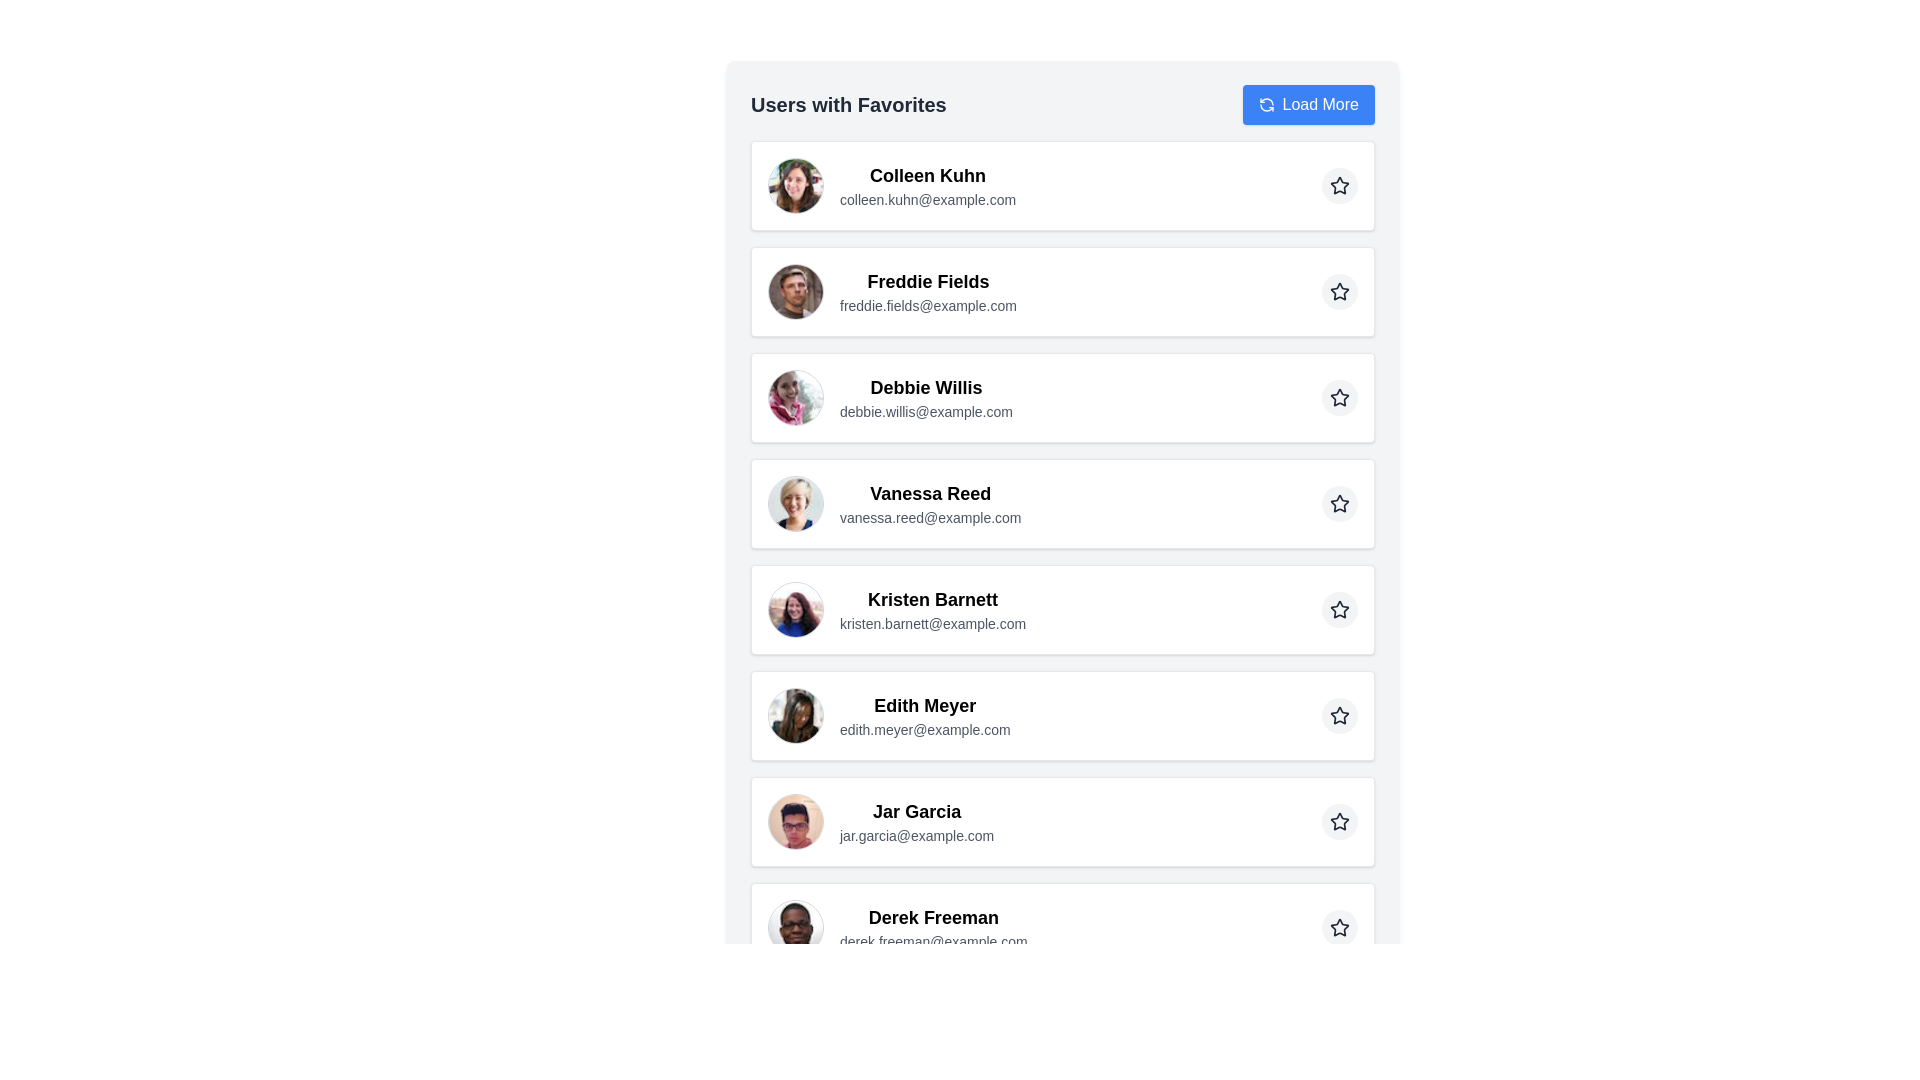 The width and height of the screenshot is (1920, 1080). I want to click on the interactive star icon located to the right of the user profile 'Edith Meyer' to potentially see a tooltip or status, so click(1339, 714).